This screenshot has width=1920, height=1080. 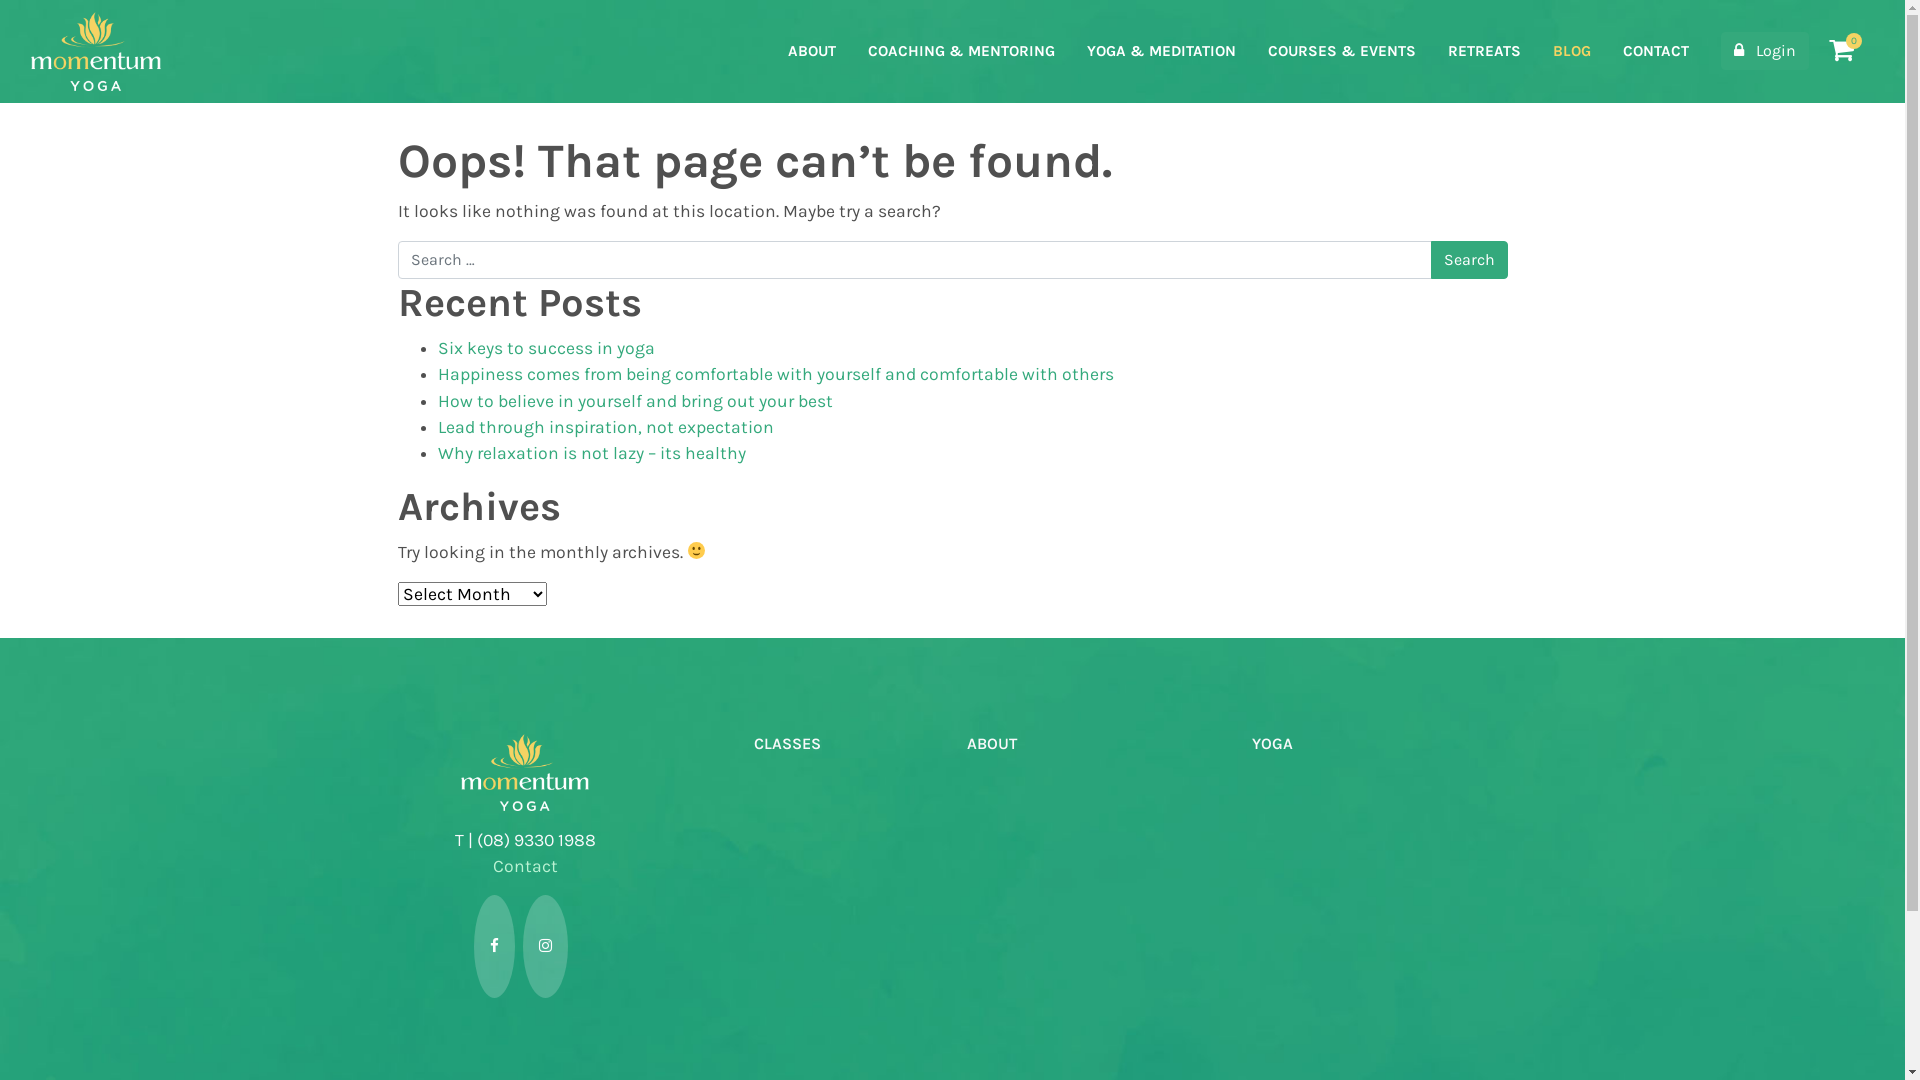 I want to click on 'Contact', so click(x=524, y=865).